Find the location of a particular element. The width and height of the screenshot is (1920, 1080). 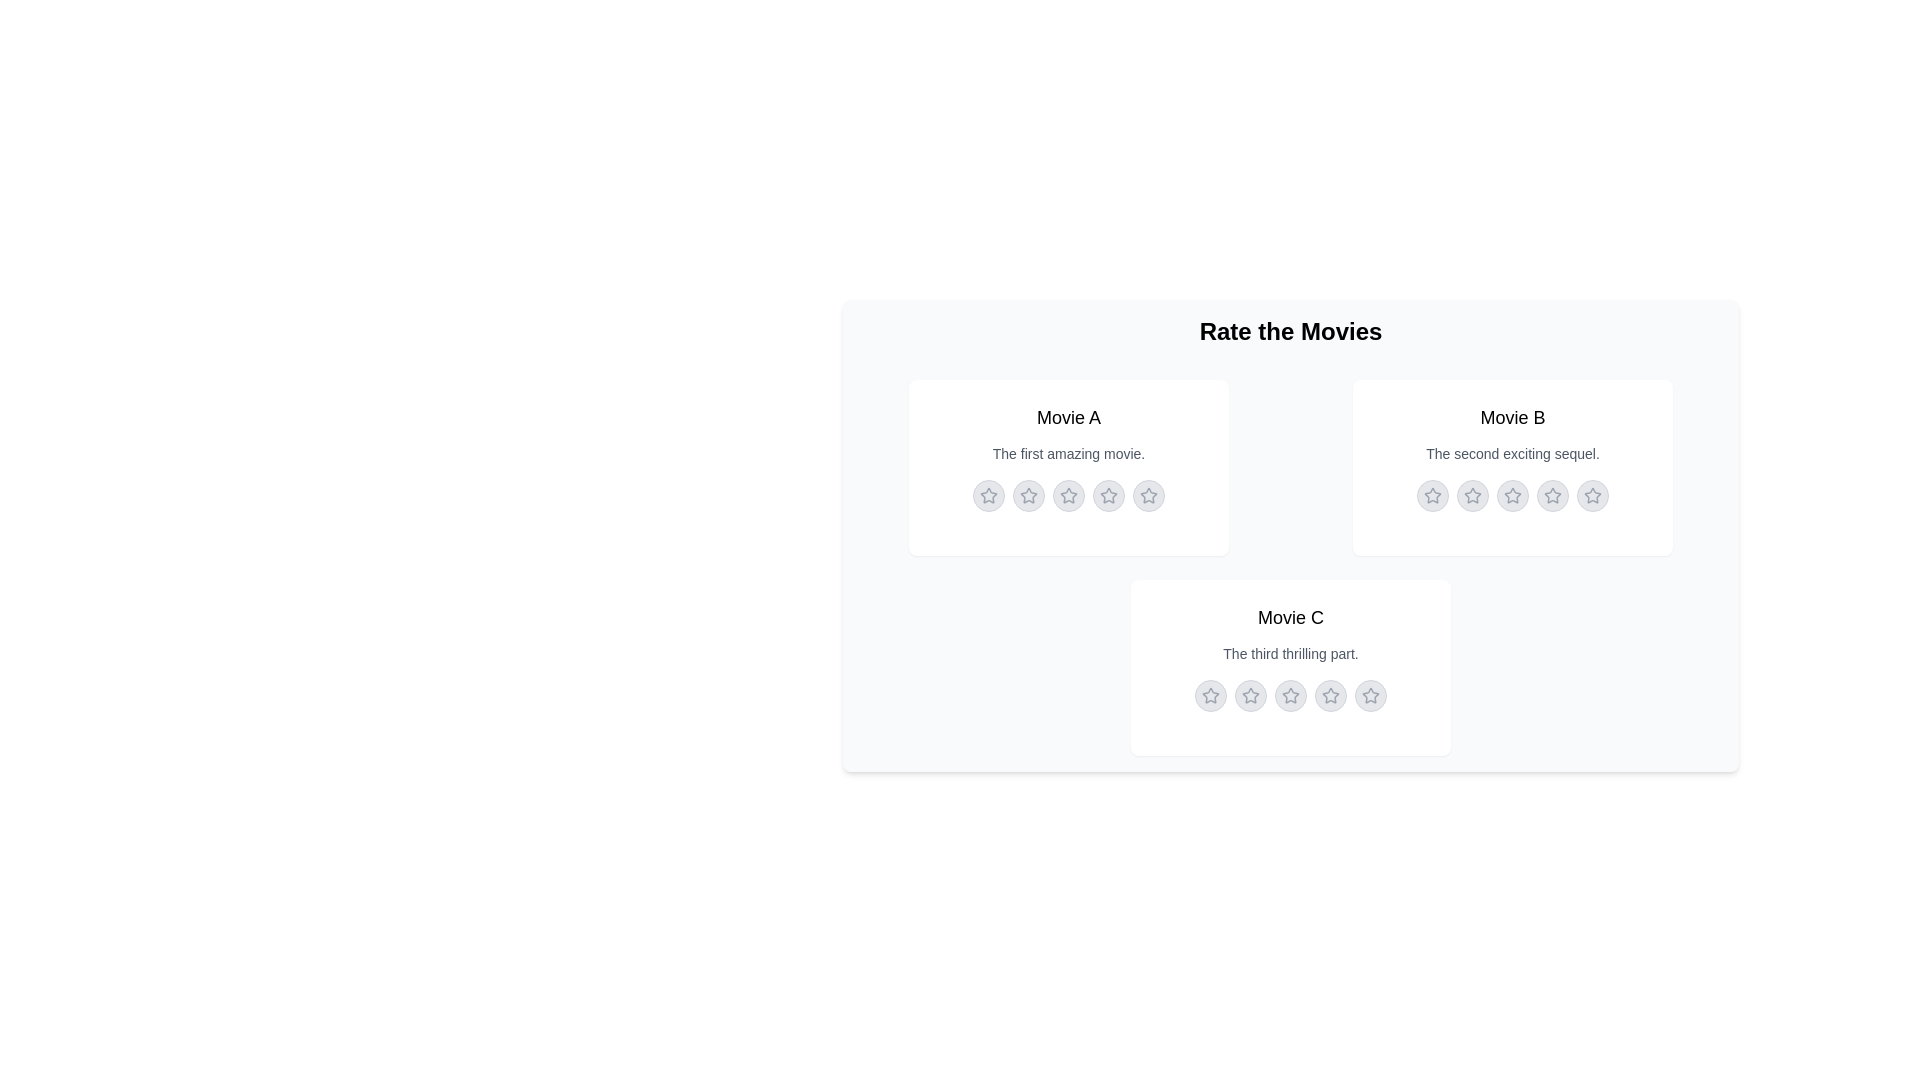

the fourth star-shaped icon with gray lines in the rating group below the 'Movie C' text box is located at coordinates (1330, 694).